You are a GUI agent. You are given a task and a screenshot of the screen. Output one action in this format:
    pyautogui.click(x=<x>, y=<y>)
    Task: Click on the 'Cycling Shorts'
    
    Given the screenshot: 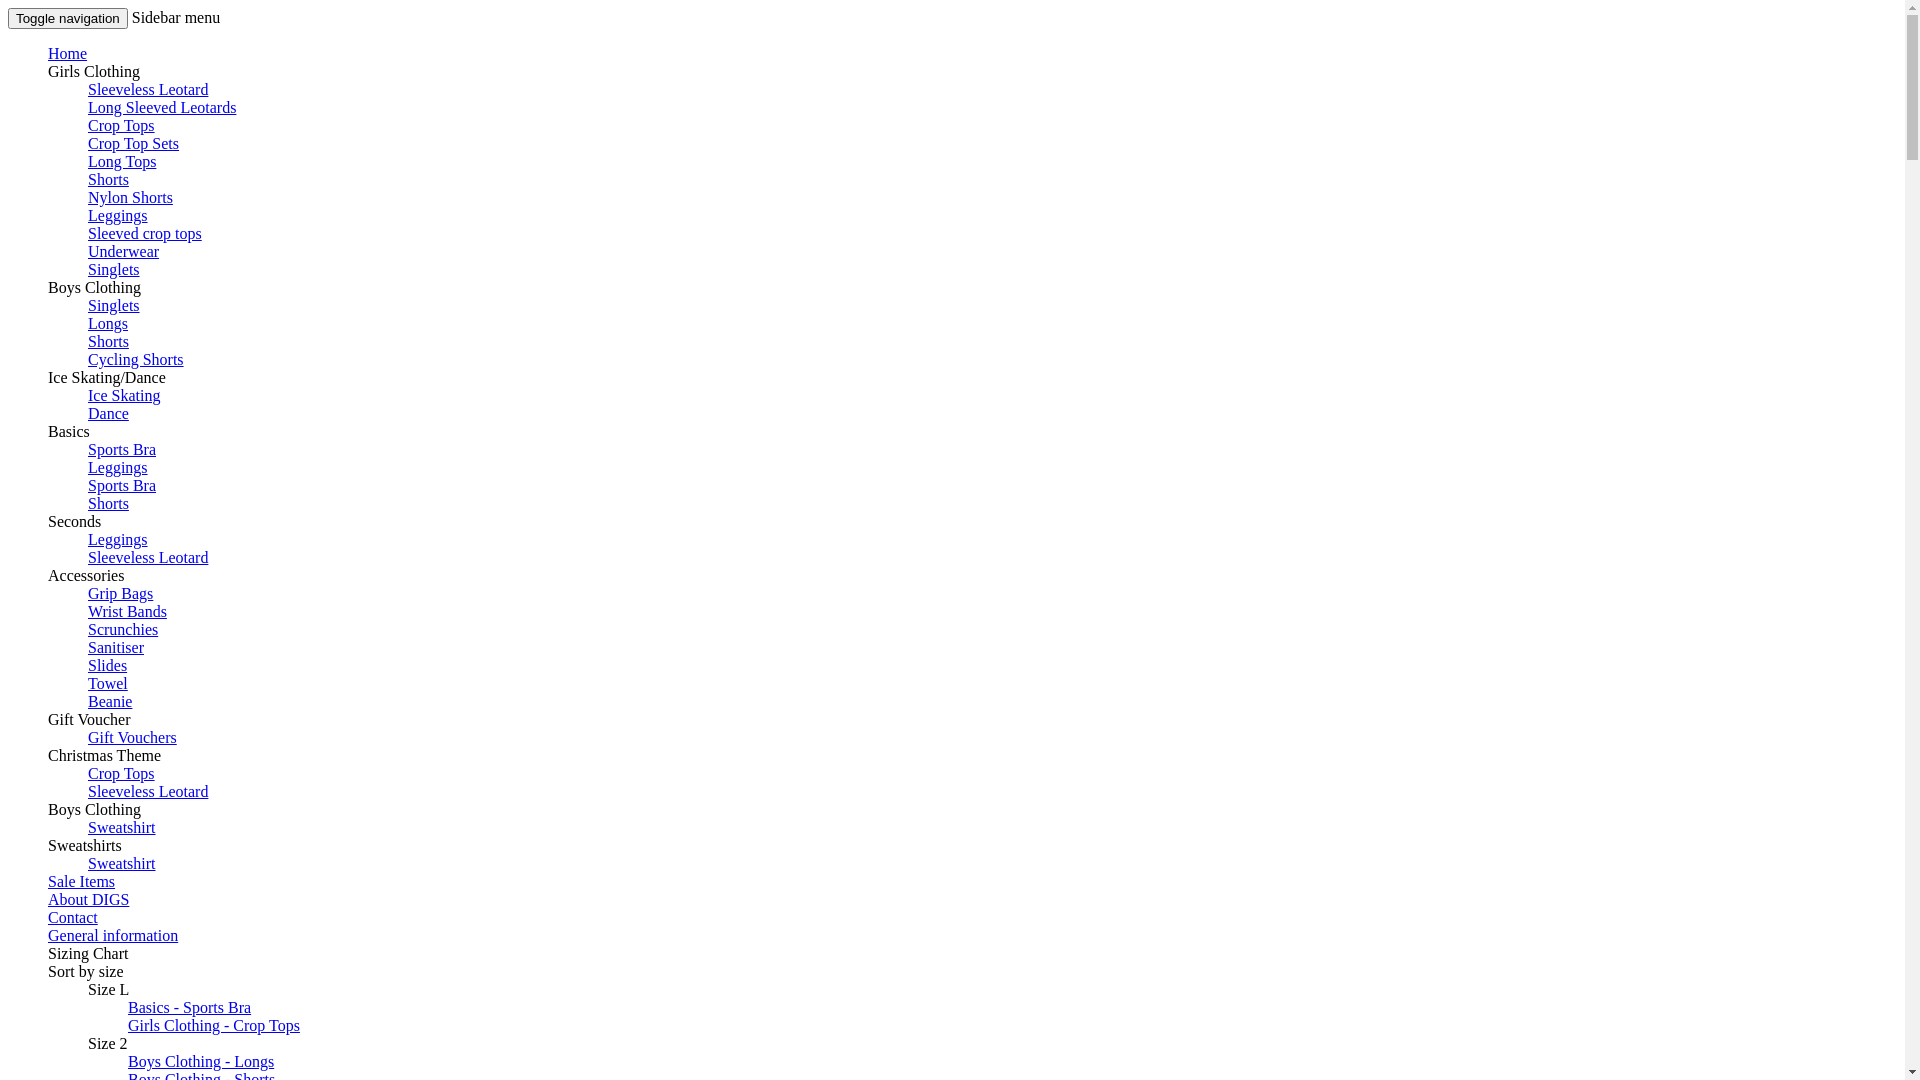 What is the action you would take?
    pyautogui.click(x=134, y=358)
    